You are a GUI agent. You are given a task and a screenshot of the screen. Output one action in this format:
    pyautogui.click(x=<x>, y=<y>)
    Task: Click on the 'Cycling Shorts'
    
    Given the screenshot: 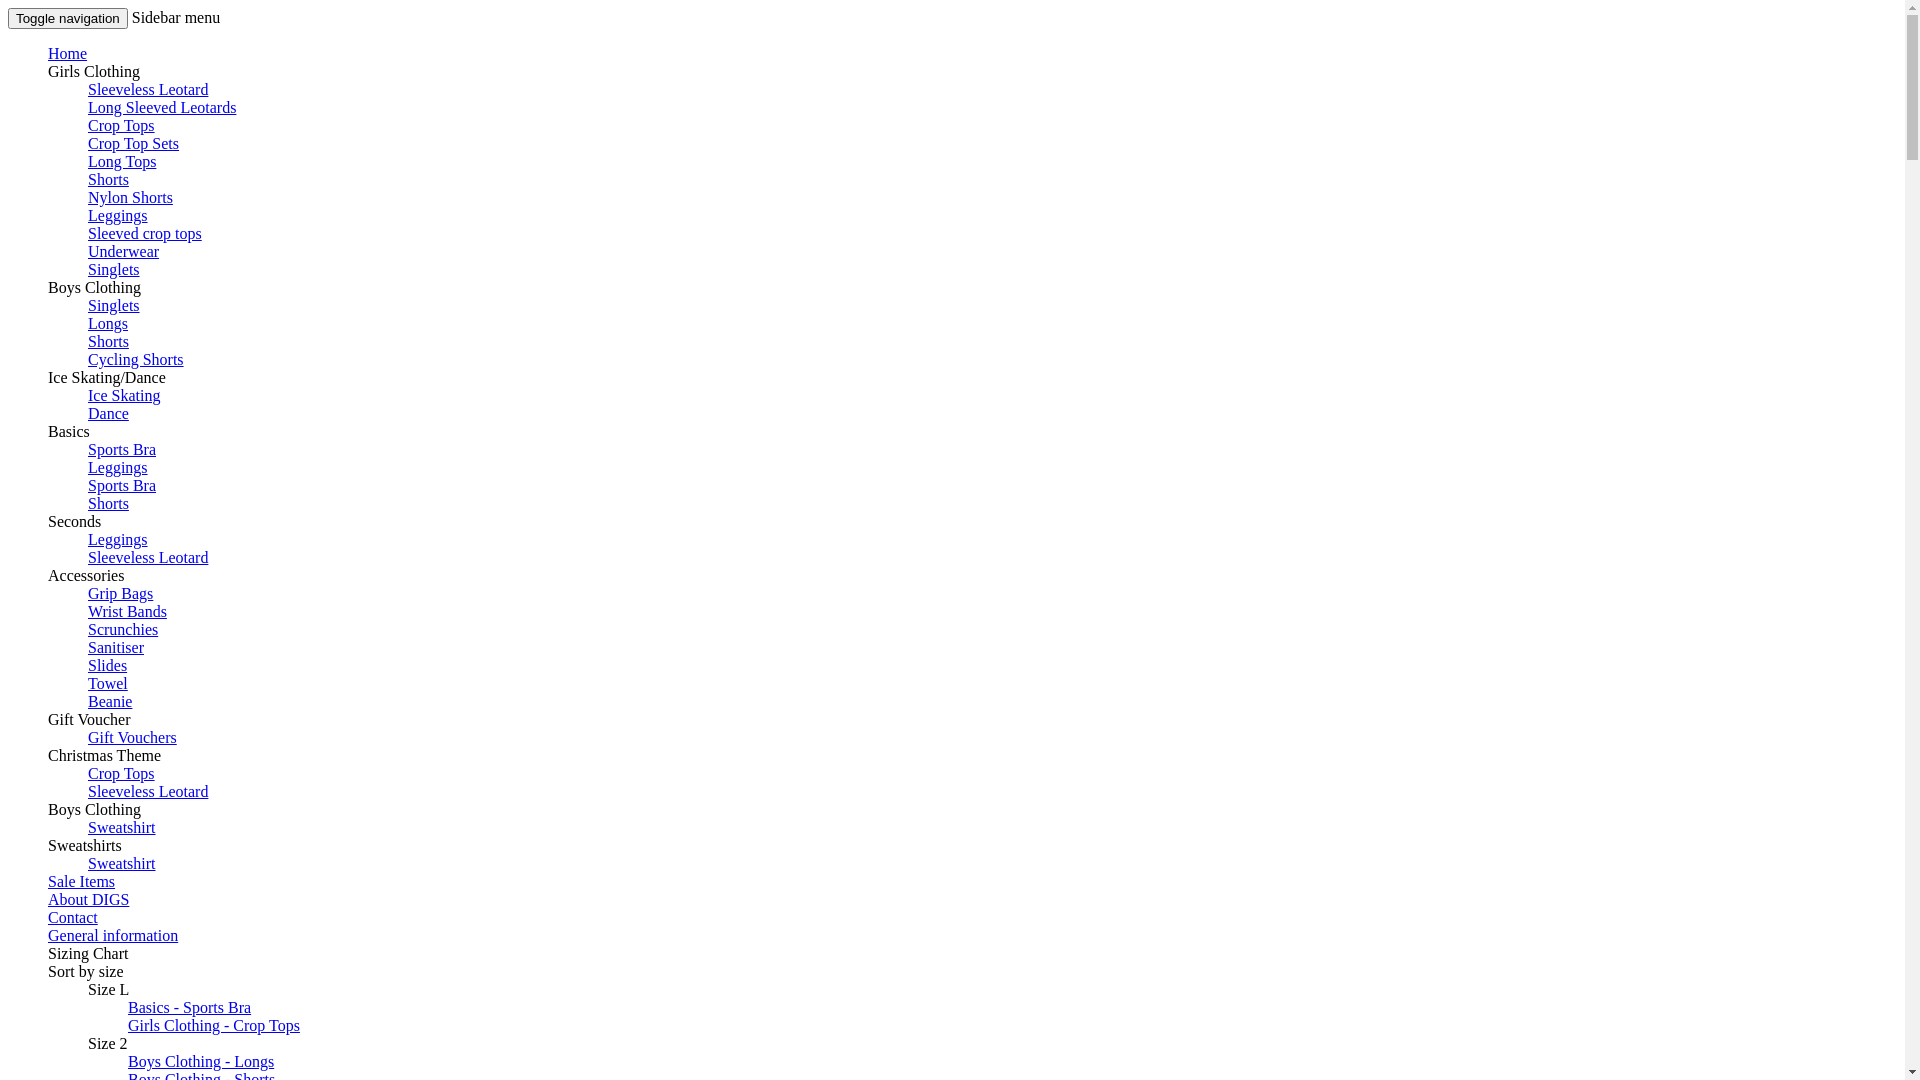 What is the action you would take?
    pyautogui.click(x=134, y=358)
    